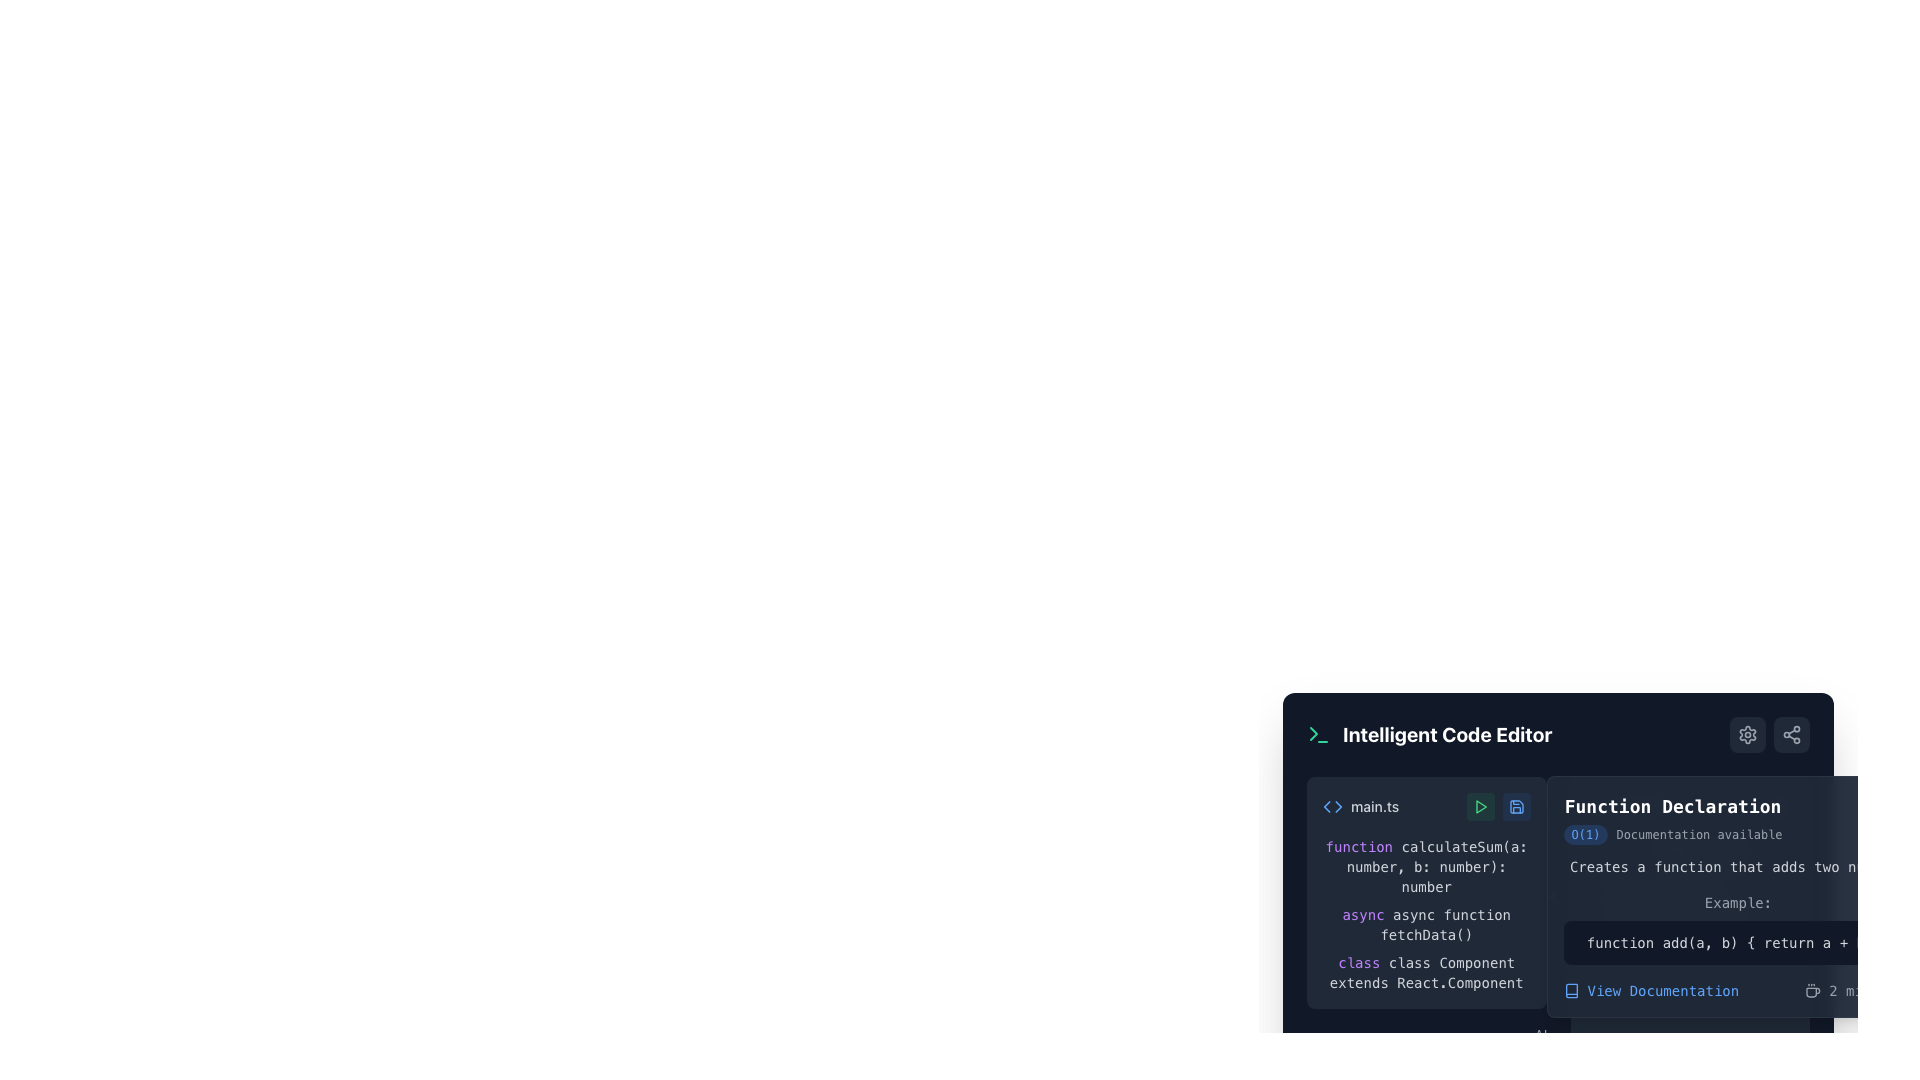  Describe the element at coordinates (1737, 942) in the screenshot. I see `the code block displaying the example function declaration located in the 'Example:' section of the code editor interface` at that location.